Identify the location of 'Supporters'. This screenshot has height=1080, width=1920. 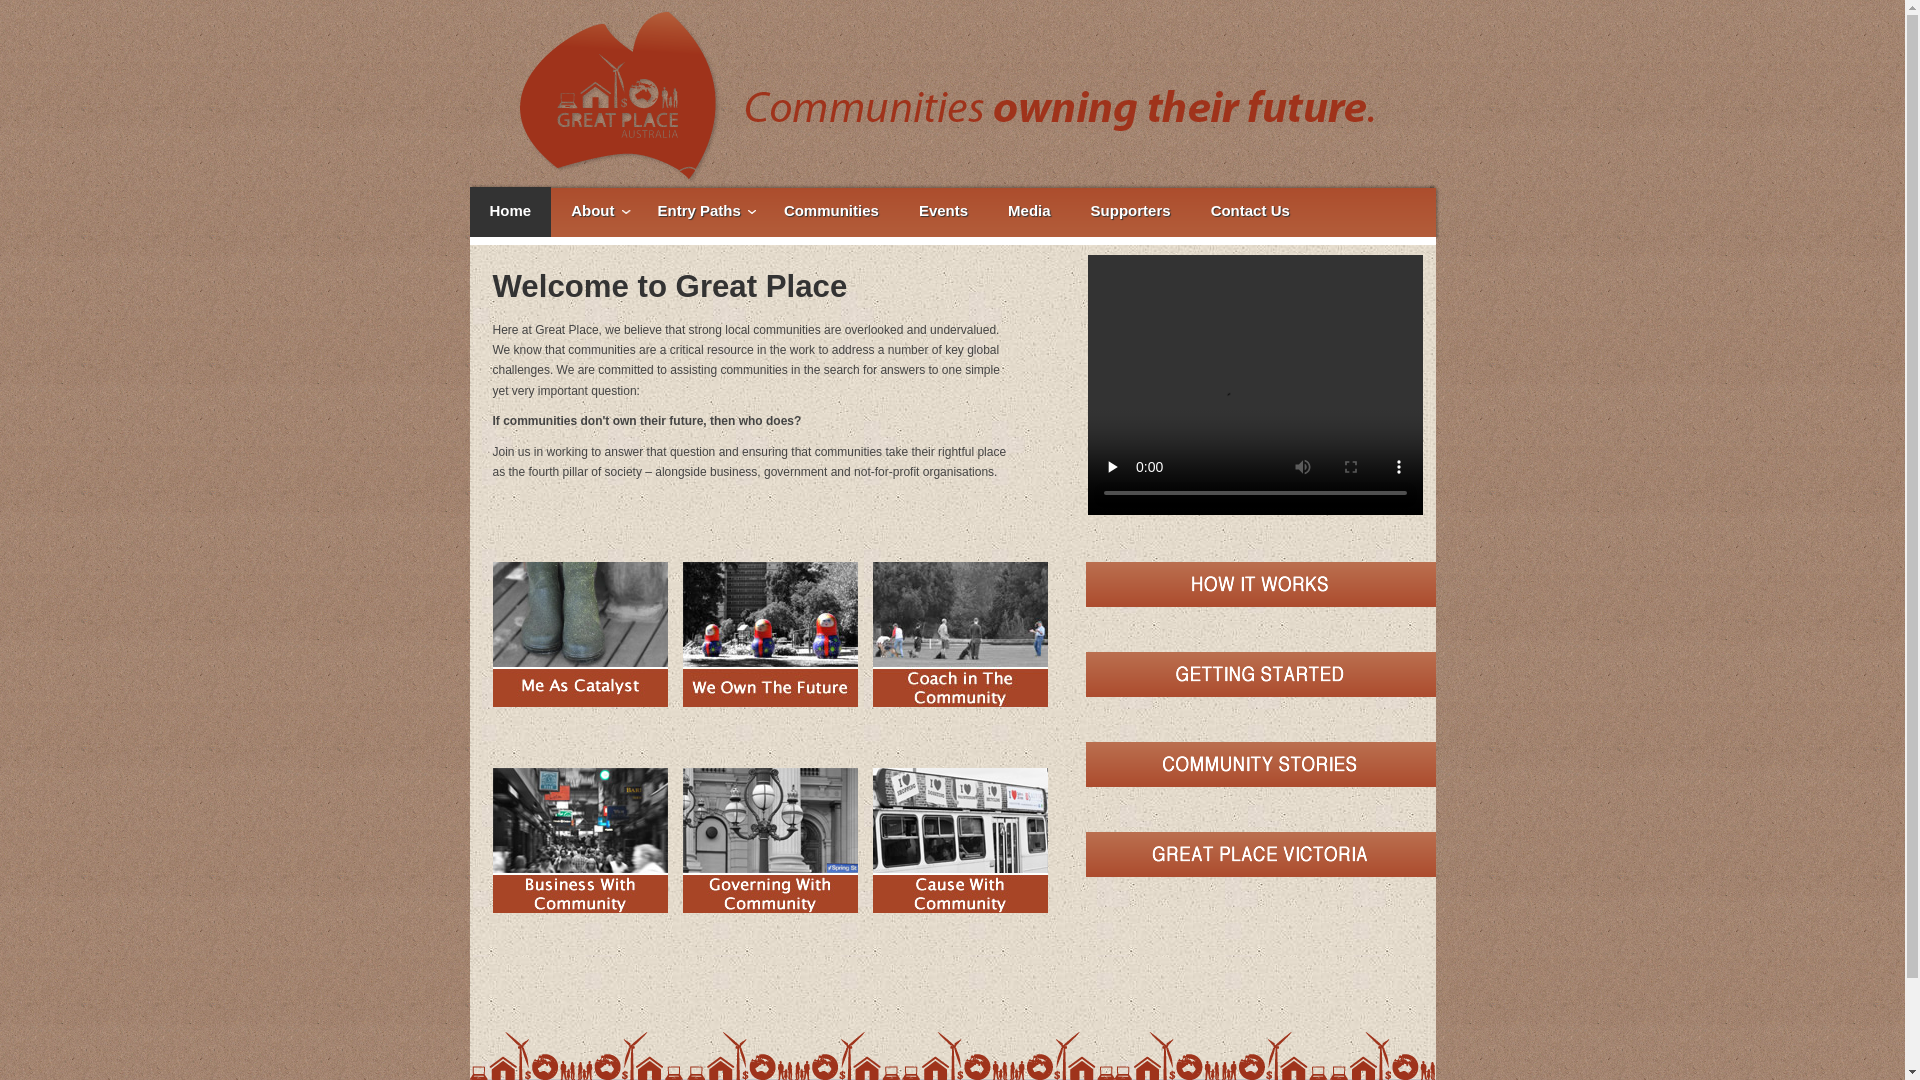
(1131, 212).